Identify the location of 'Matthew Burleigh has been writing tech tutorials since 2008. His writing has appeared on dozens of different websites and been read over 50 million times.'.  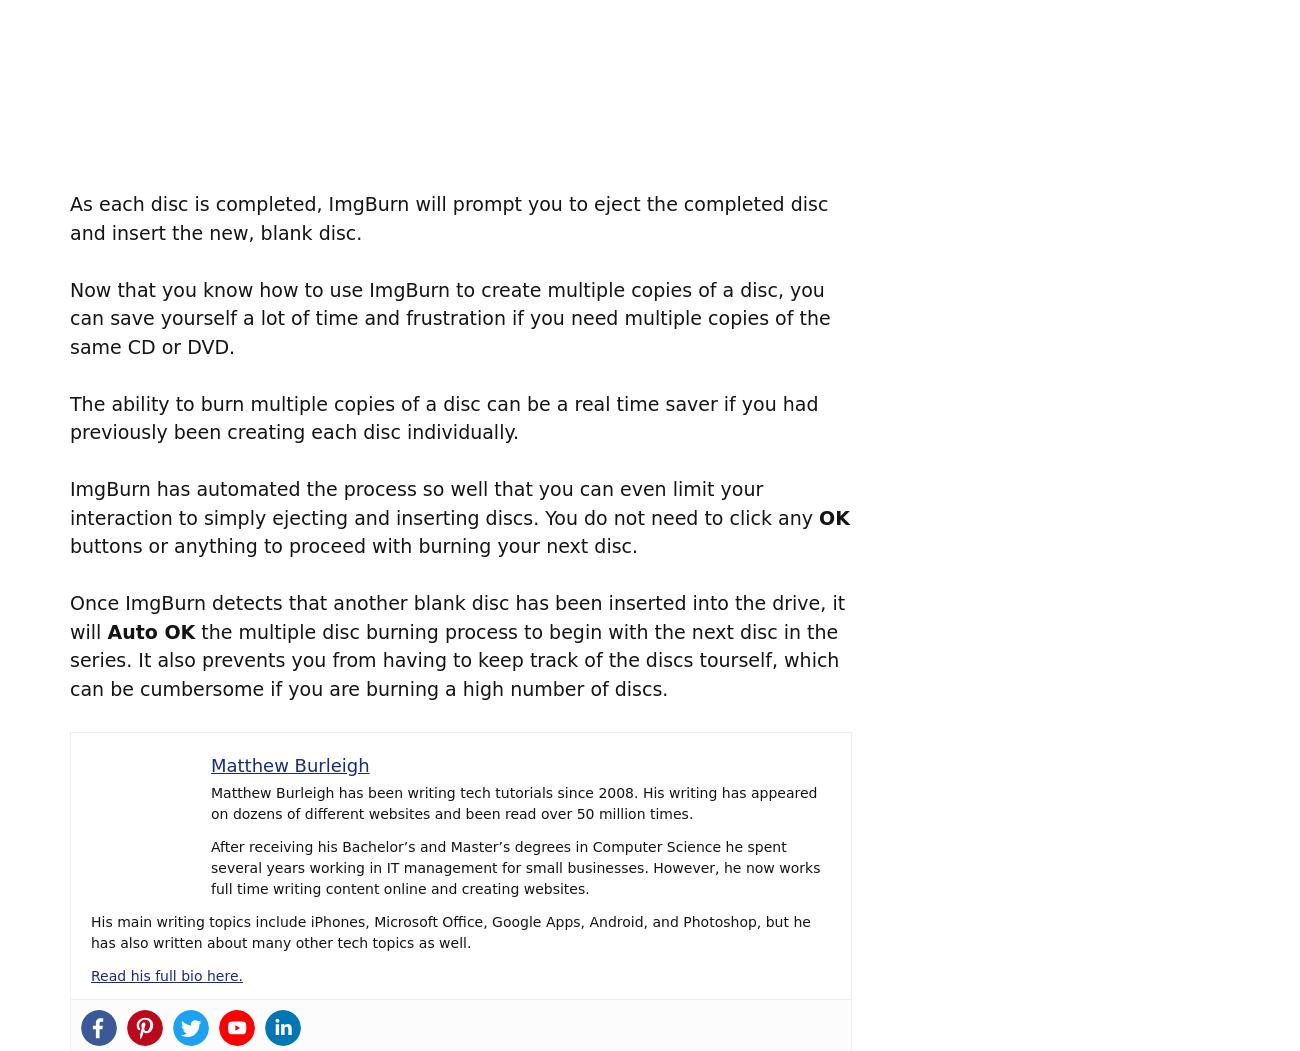
(514, 801).